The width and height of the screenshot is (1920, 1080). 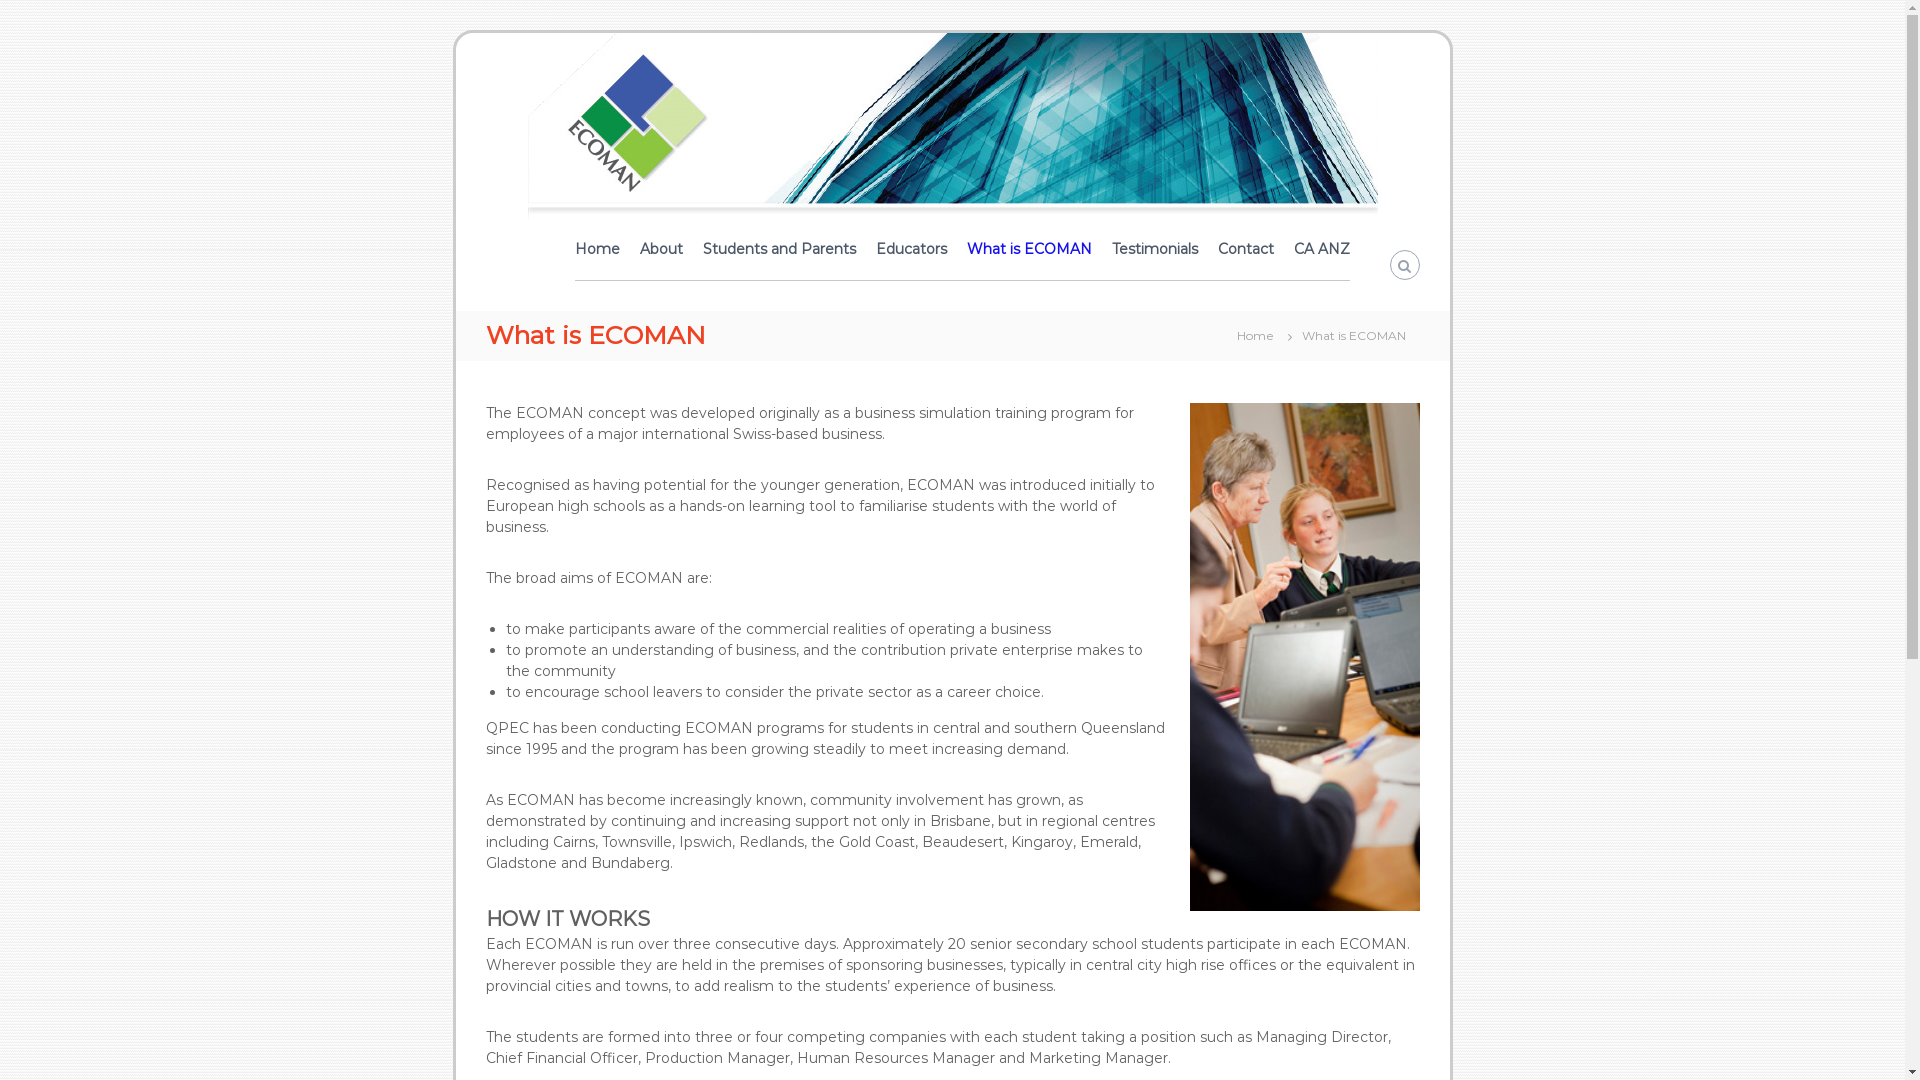 I want to click on 'Educators', so click(x=910, y=248).